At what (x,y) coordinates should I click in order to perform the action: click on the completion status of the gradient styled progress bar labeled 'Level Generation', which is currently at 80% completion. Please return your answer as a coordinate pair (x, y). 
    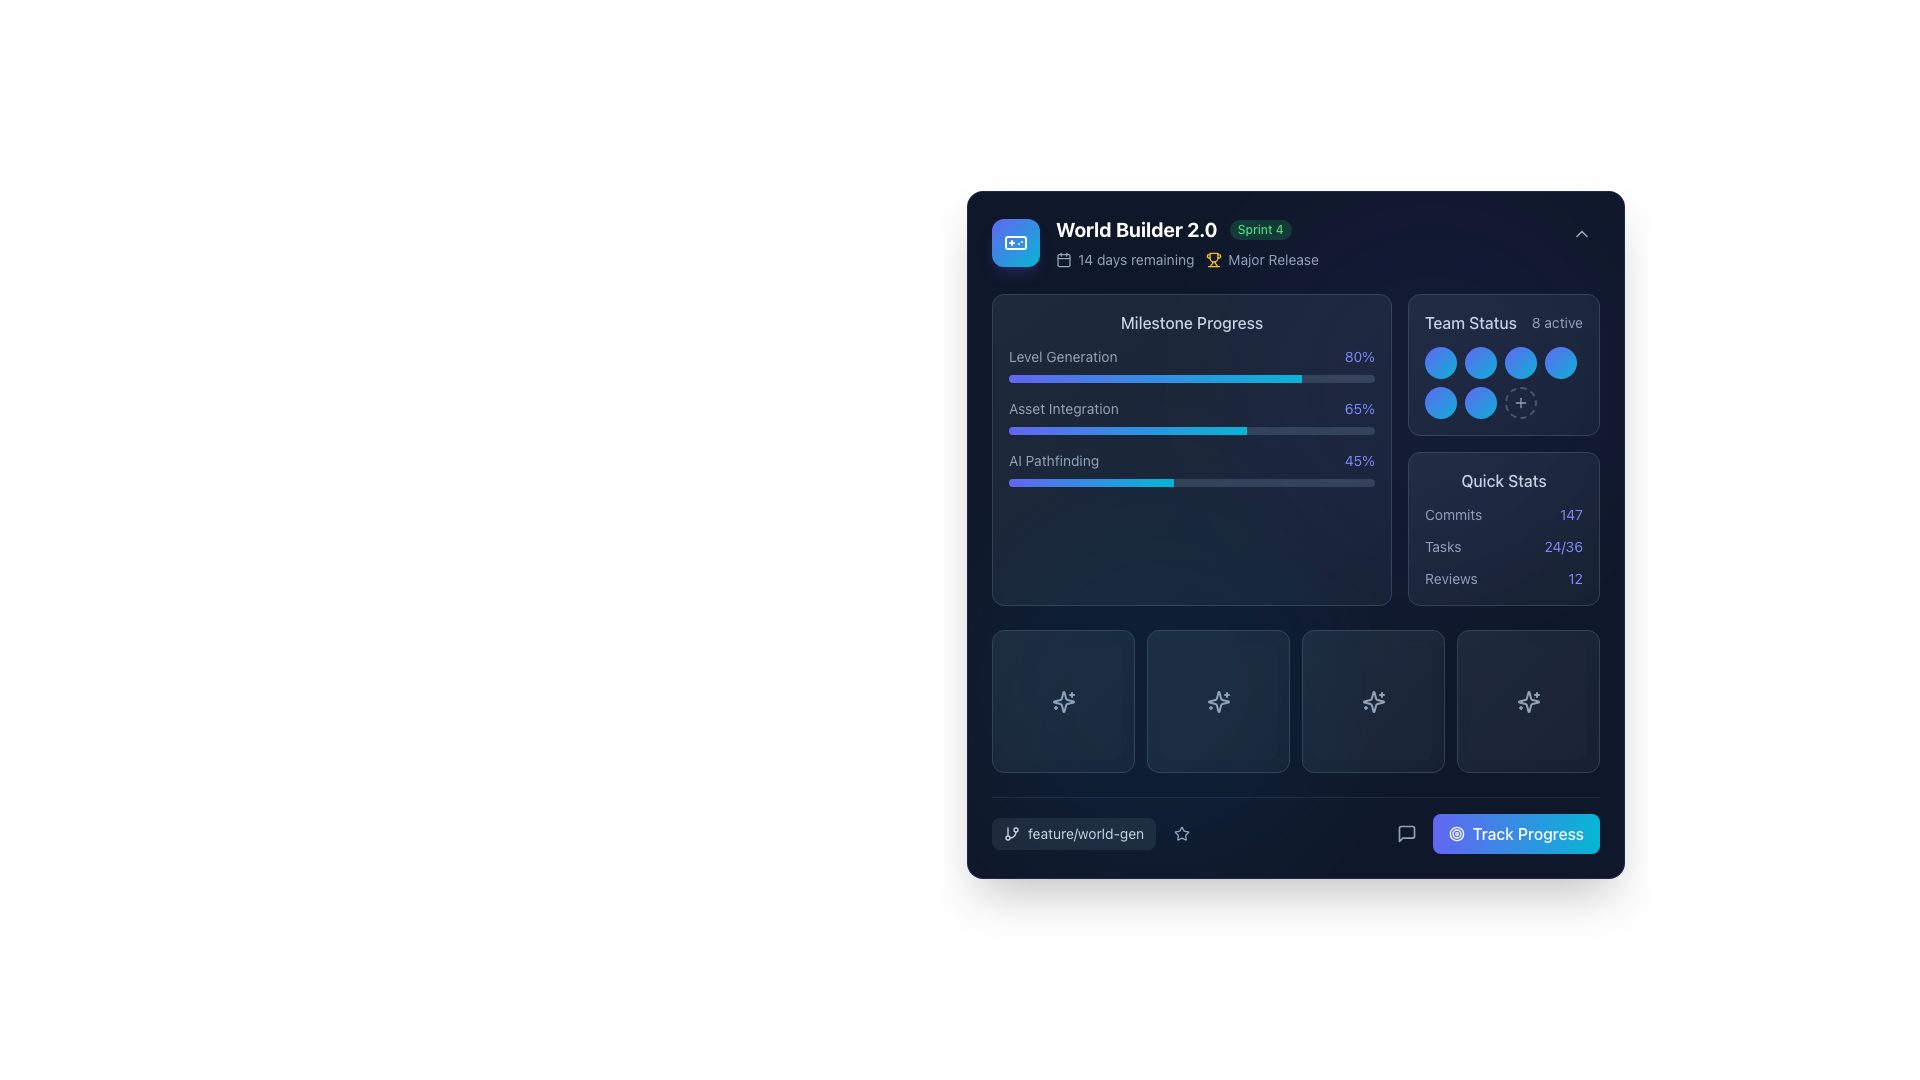
    Looking at the image, I should click on (1155, 378).